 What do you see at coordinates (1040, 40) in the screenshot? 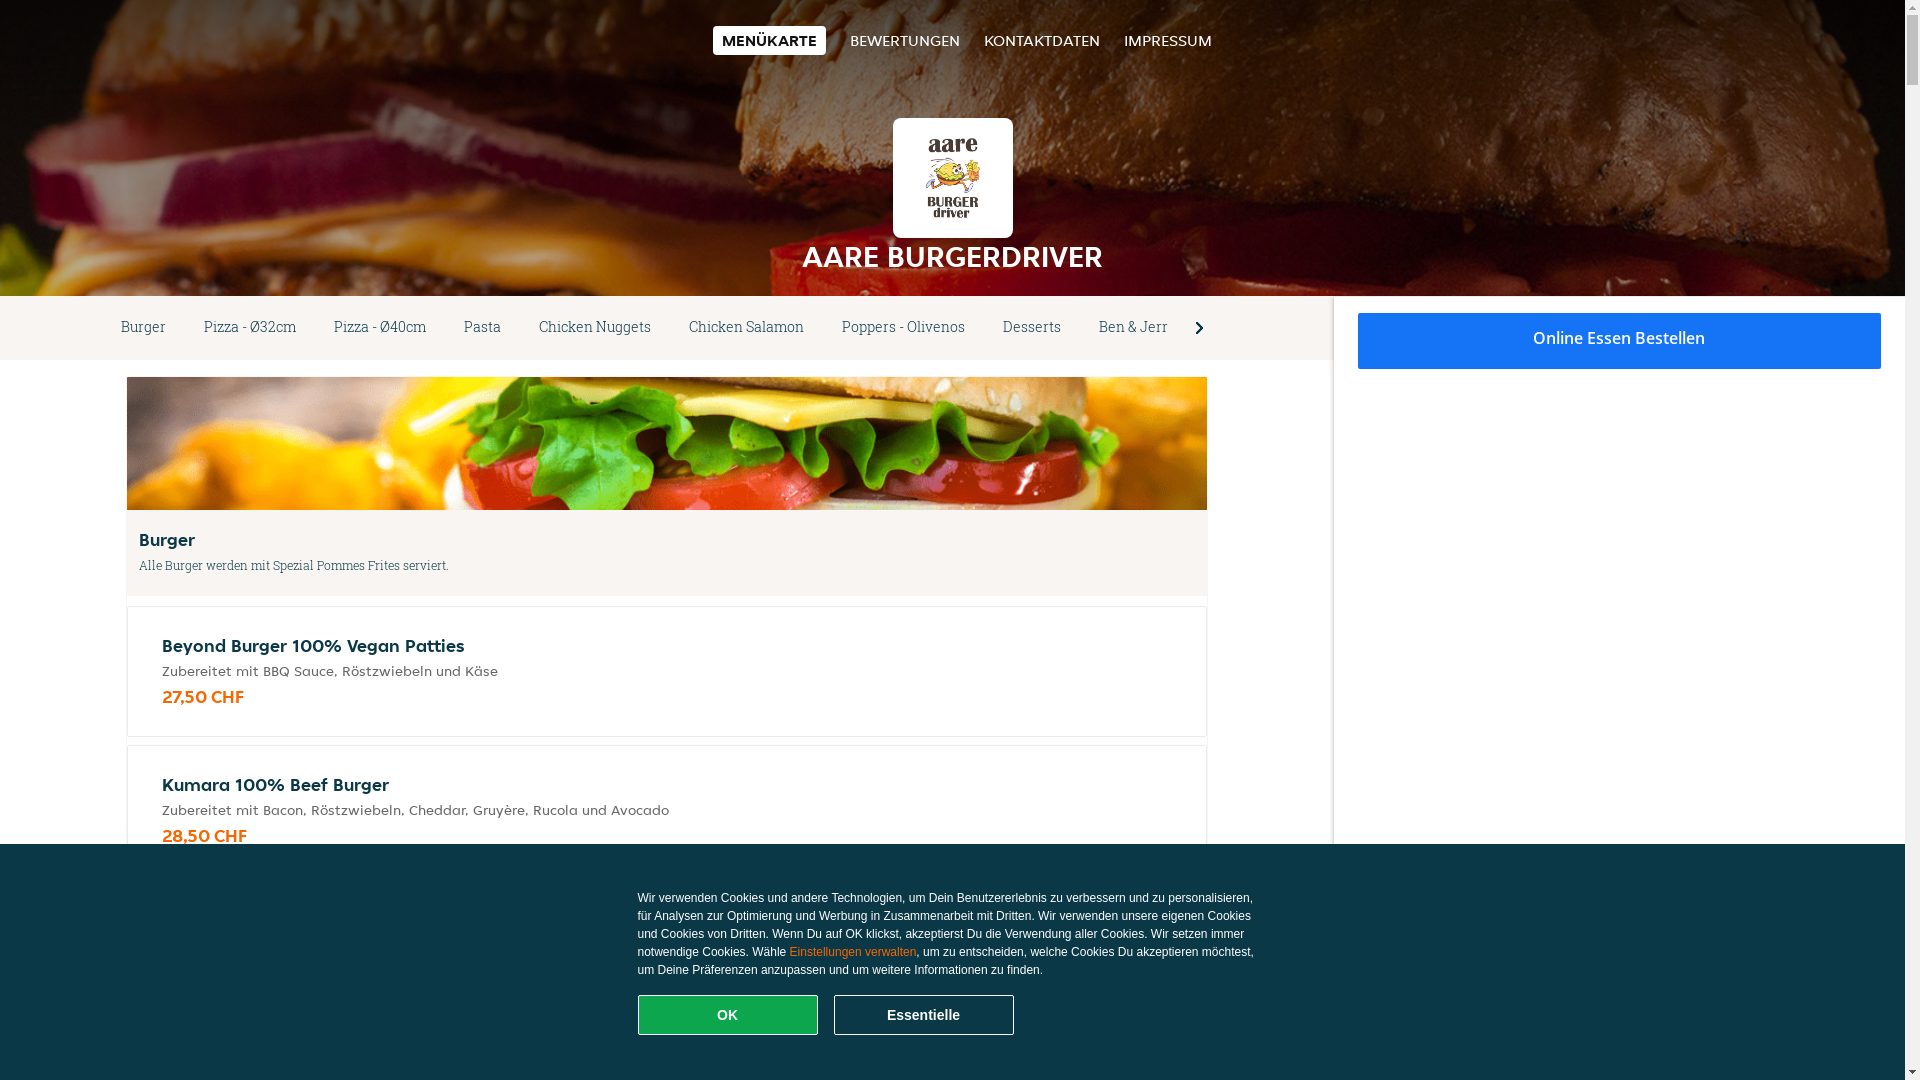
I see `'KONTAKTDATEN'` at bounding box center [1040, 40].